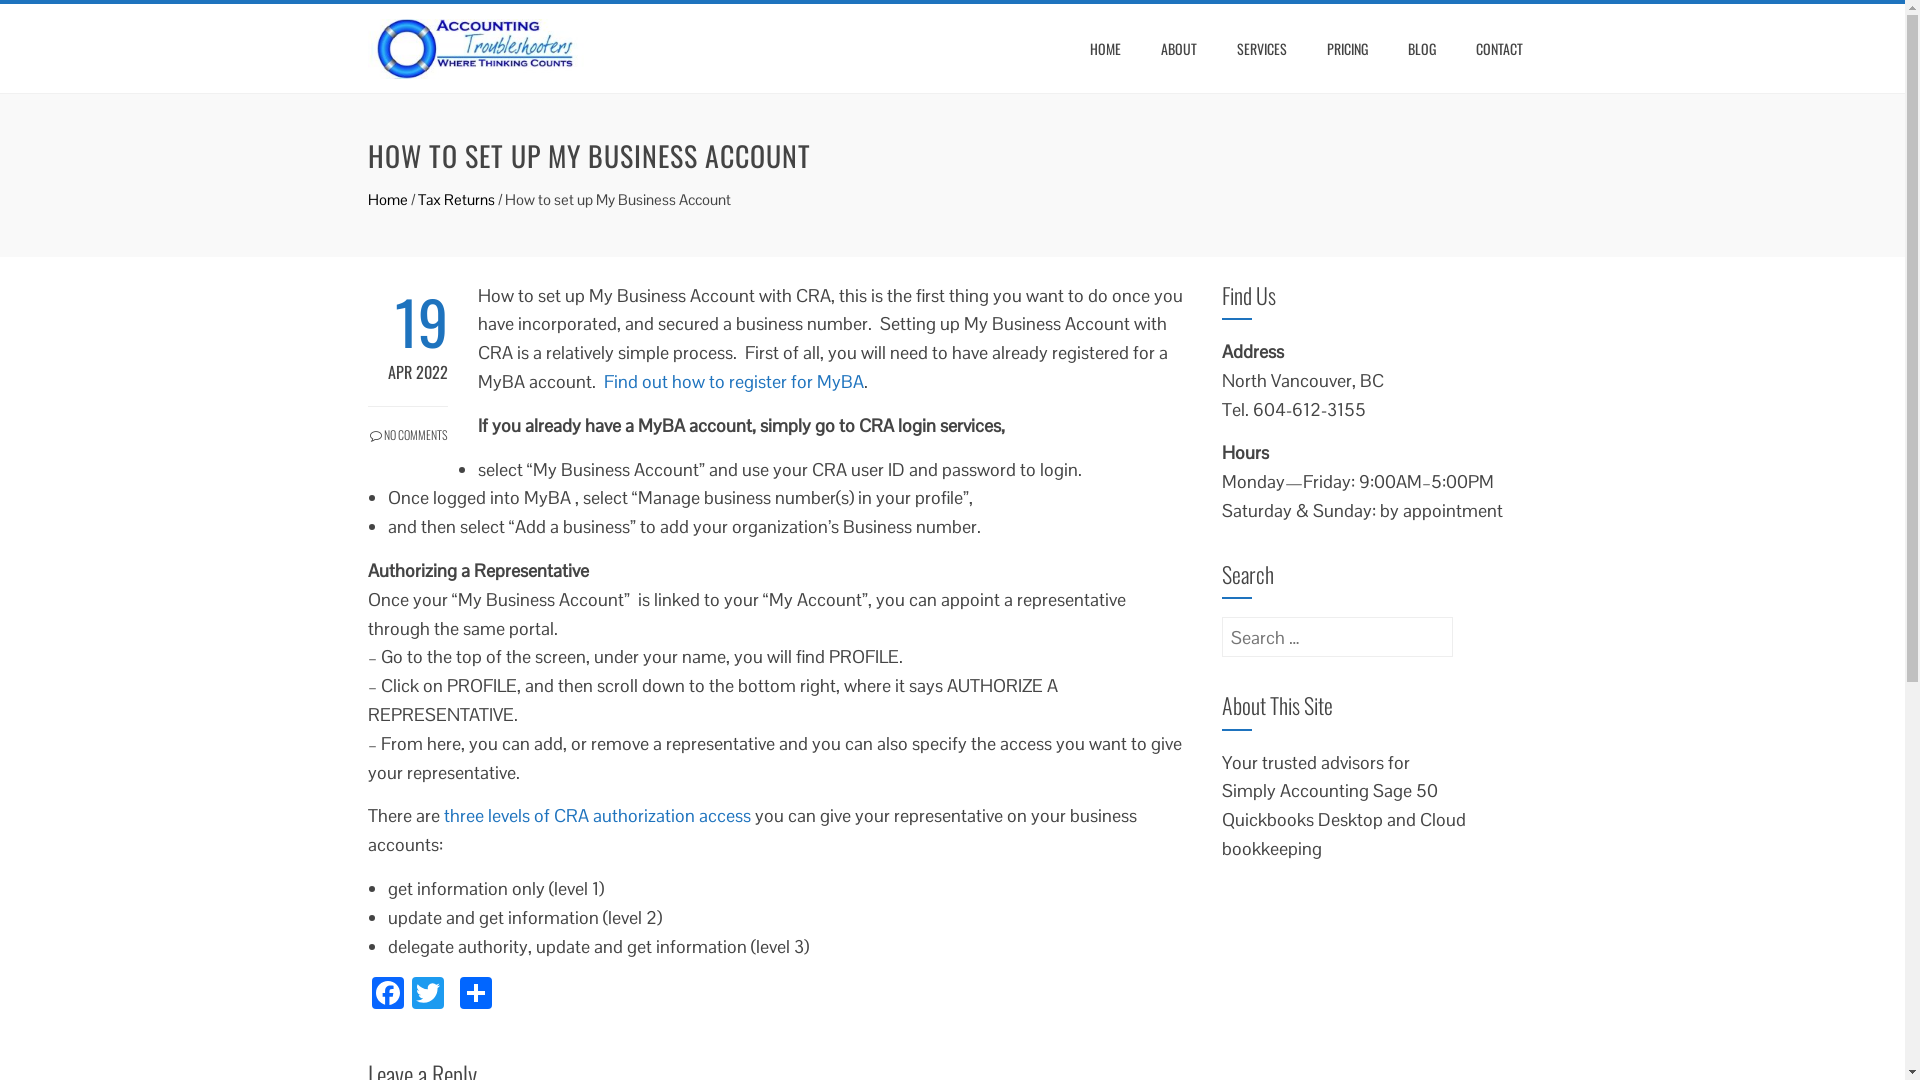 Image resolution: width=1920 pixels, height=1080 pixels. Describe the element at coordinates (388, 199) in the screenshot. I see `'Home'` at that location.